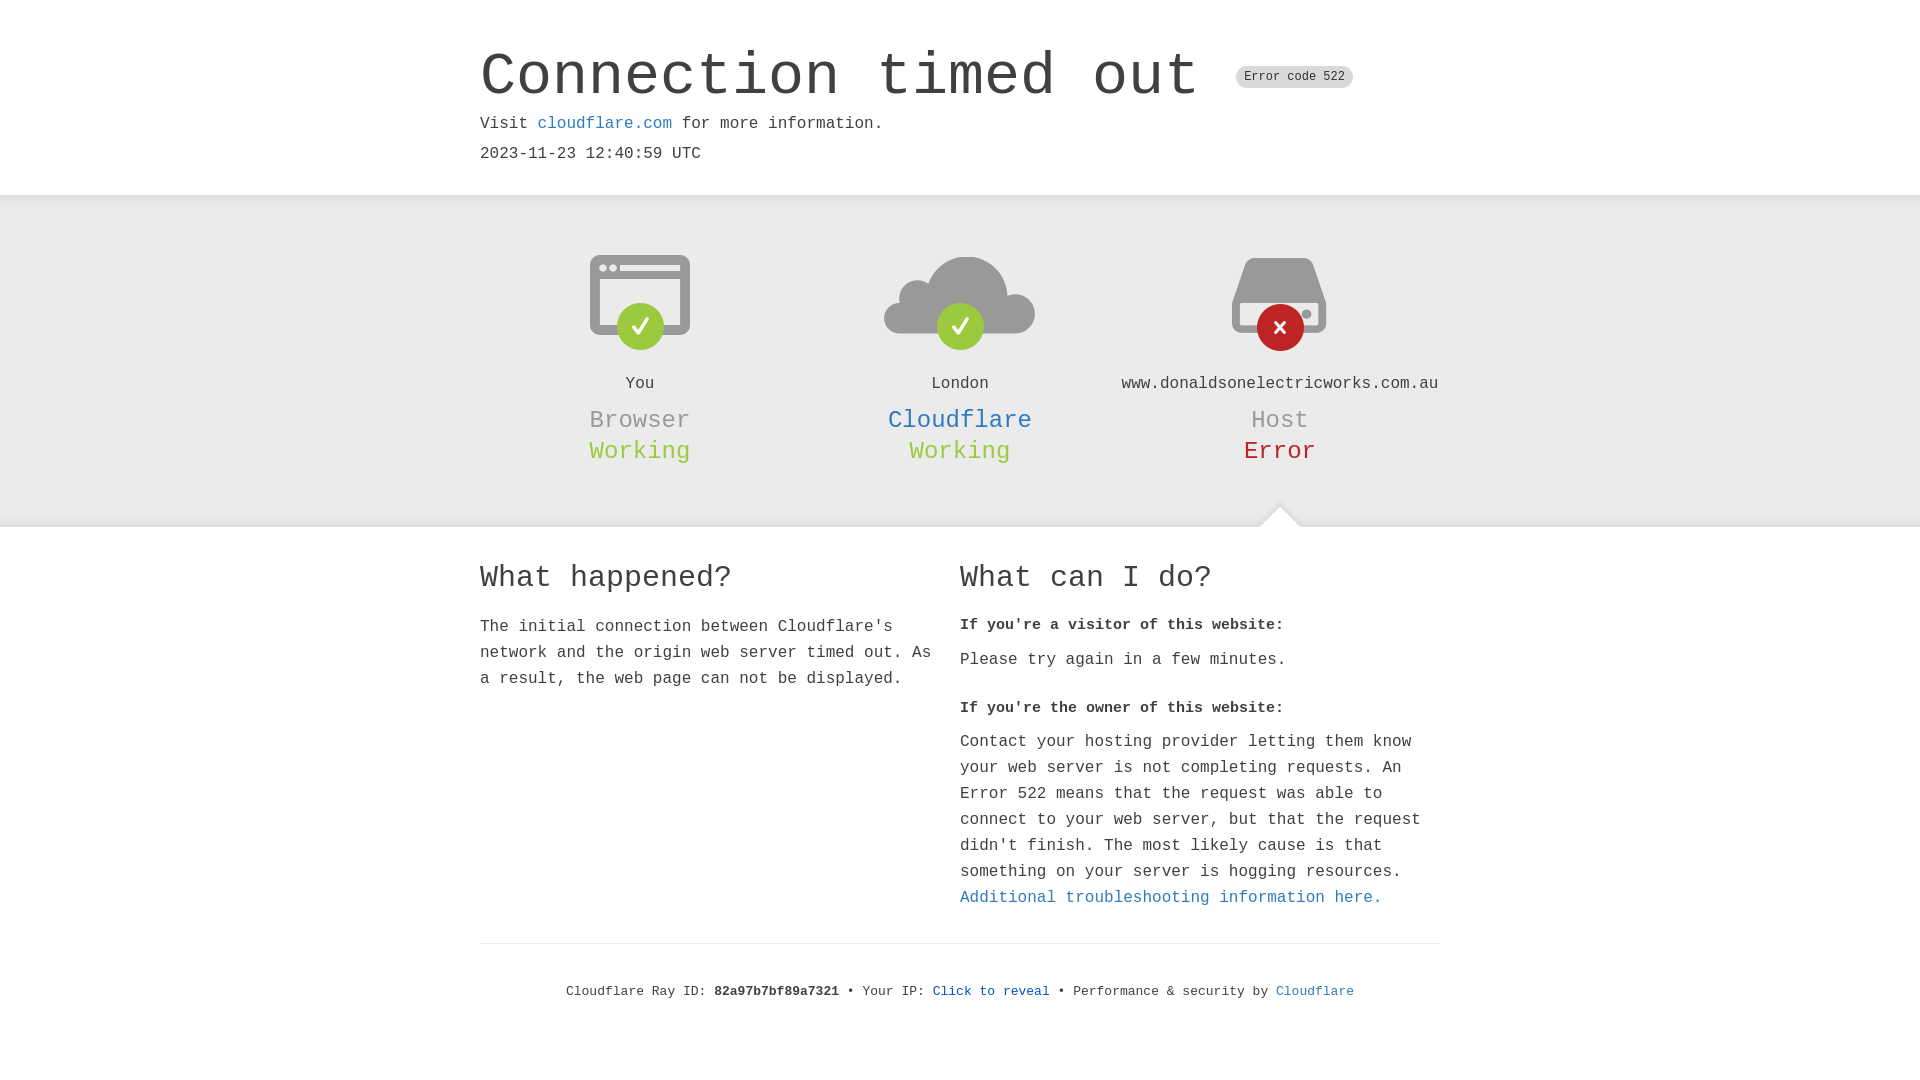 This screenshot has height=1080, width=1920. What do you see at coordinates (603, 123) in the screenshot?
I see `'cloudflare.com'` at bounding box center [603, 123].